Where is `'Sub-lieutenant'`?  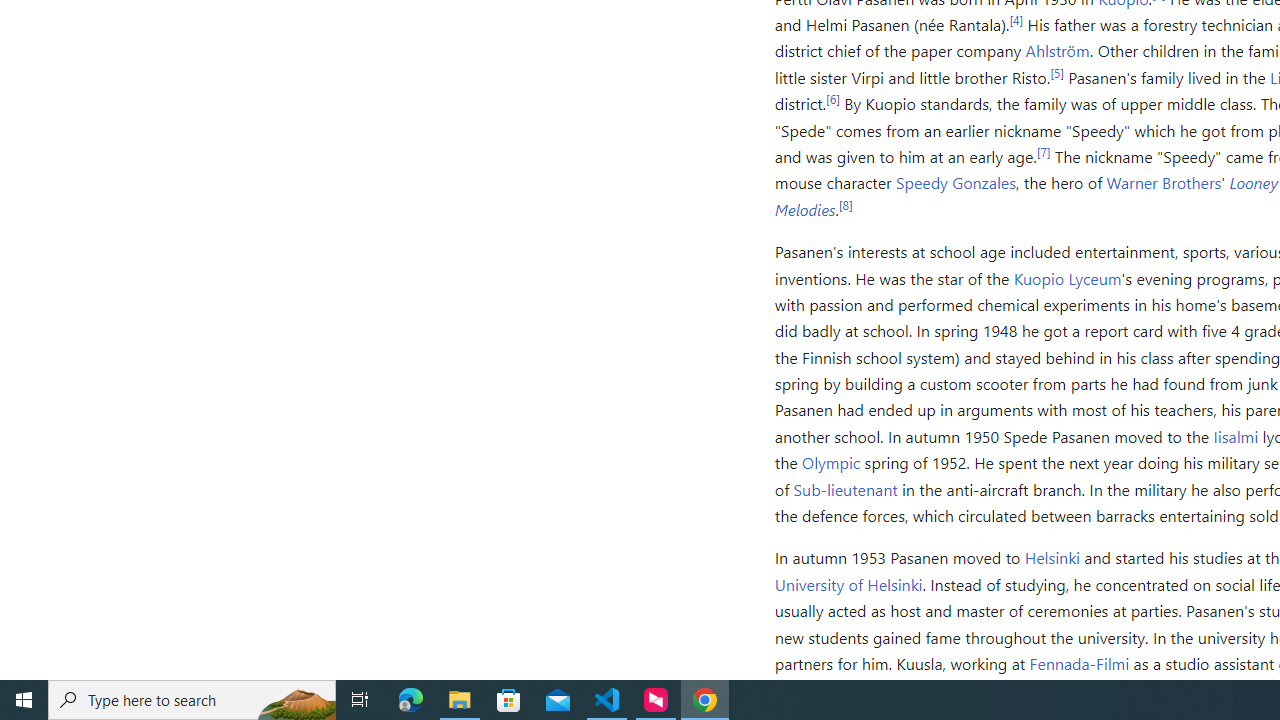
'Sub-lieutenant' is located at coordinates (846, 488).